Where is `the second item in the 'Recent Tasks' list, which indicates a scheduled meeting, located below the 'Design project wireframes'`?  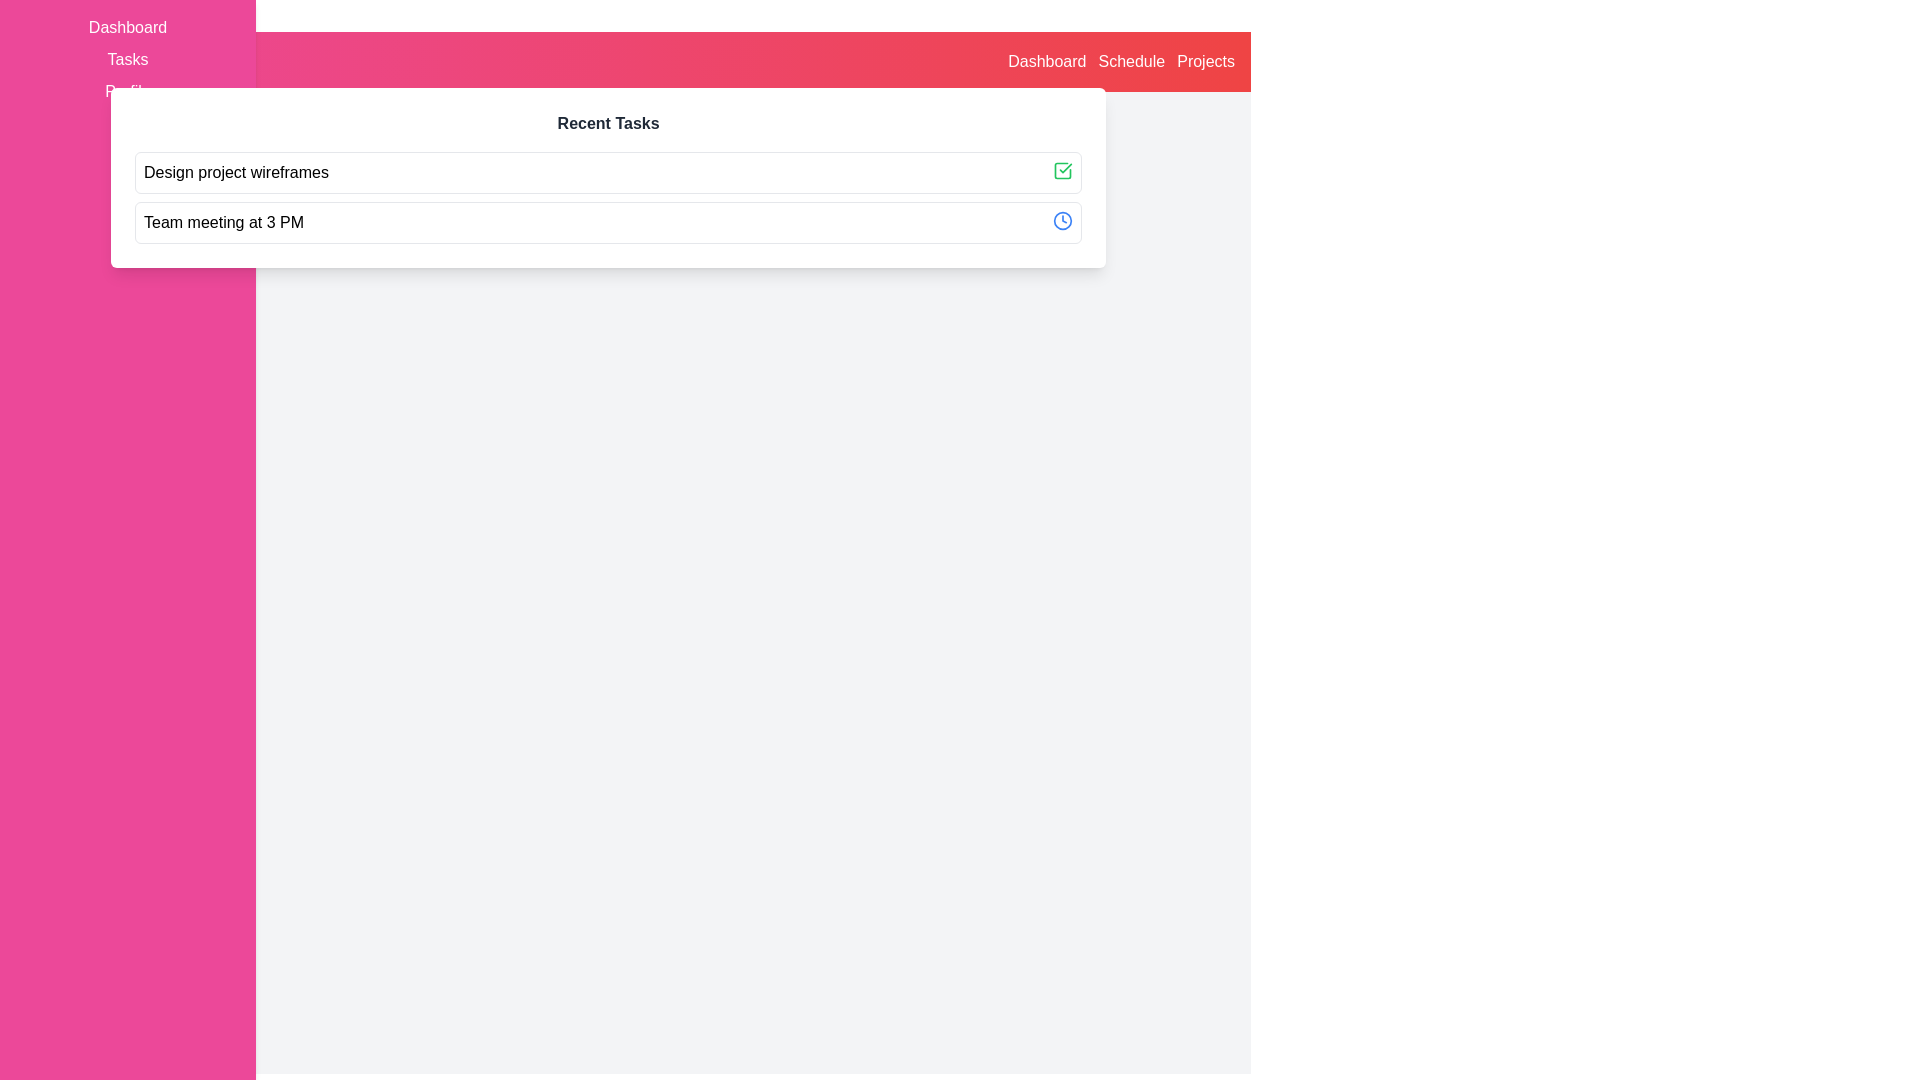
the second item in the 'Recent Tasks' list, which indicates a scheduled meeting, located below the 'Design project wireframes' is located at coordinates (607, 223).